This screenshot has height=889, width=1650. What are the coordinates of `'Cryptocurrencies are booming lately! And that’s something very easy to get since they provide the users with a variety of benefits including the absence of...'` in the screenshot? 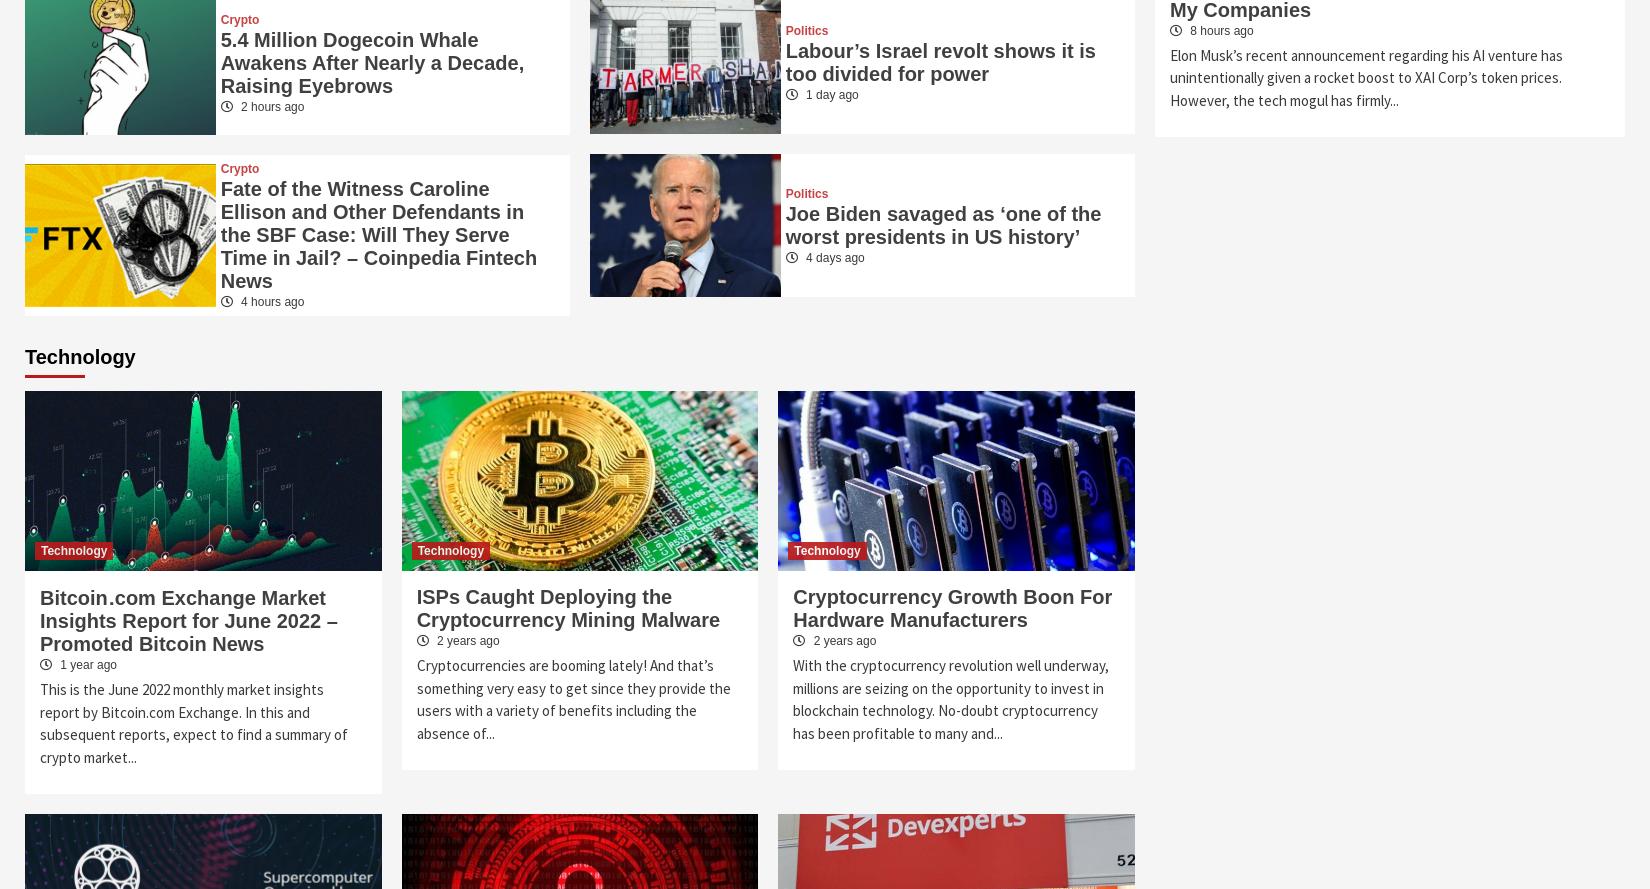 It's located at (414, 698).